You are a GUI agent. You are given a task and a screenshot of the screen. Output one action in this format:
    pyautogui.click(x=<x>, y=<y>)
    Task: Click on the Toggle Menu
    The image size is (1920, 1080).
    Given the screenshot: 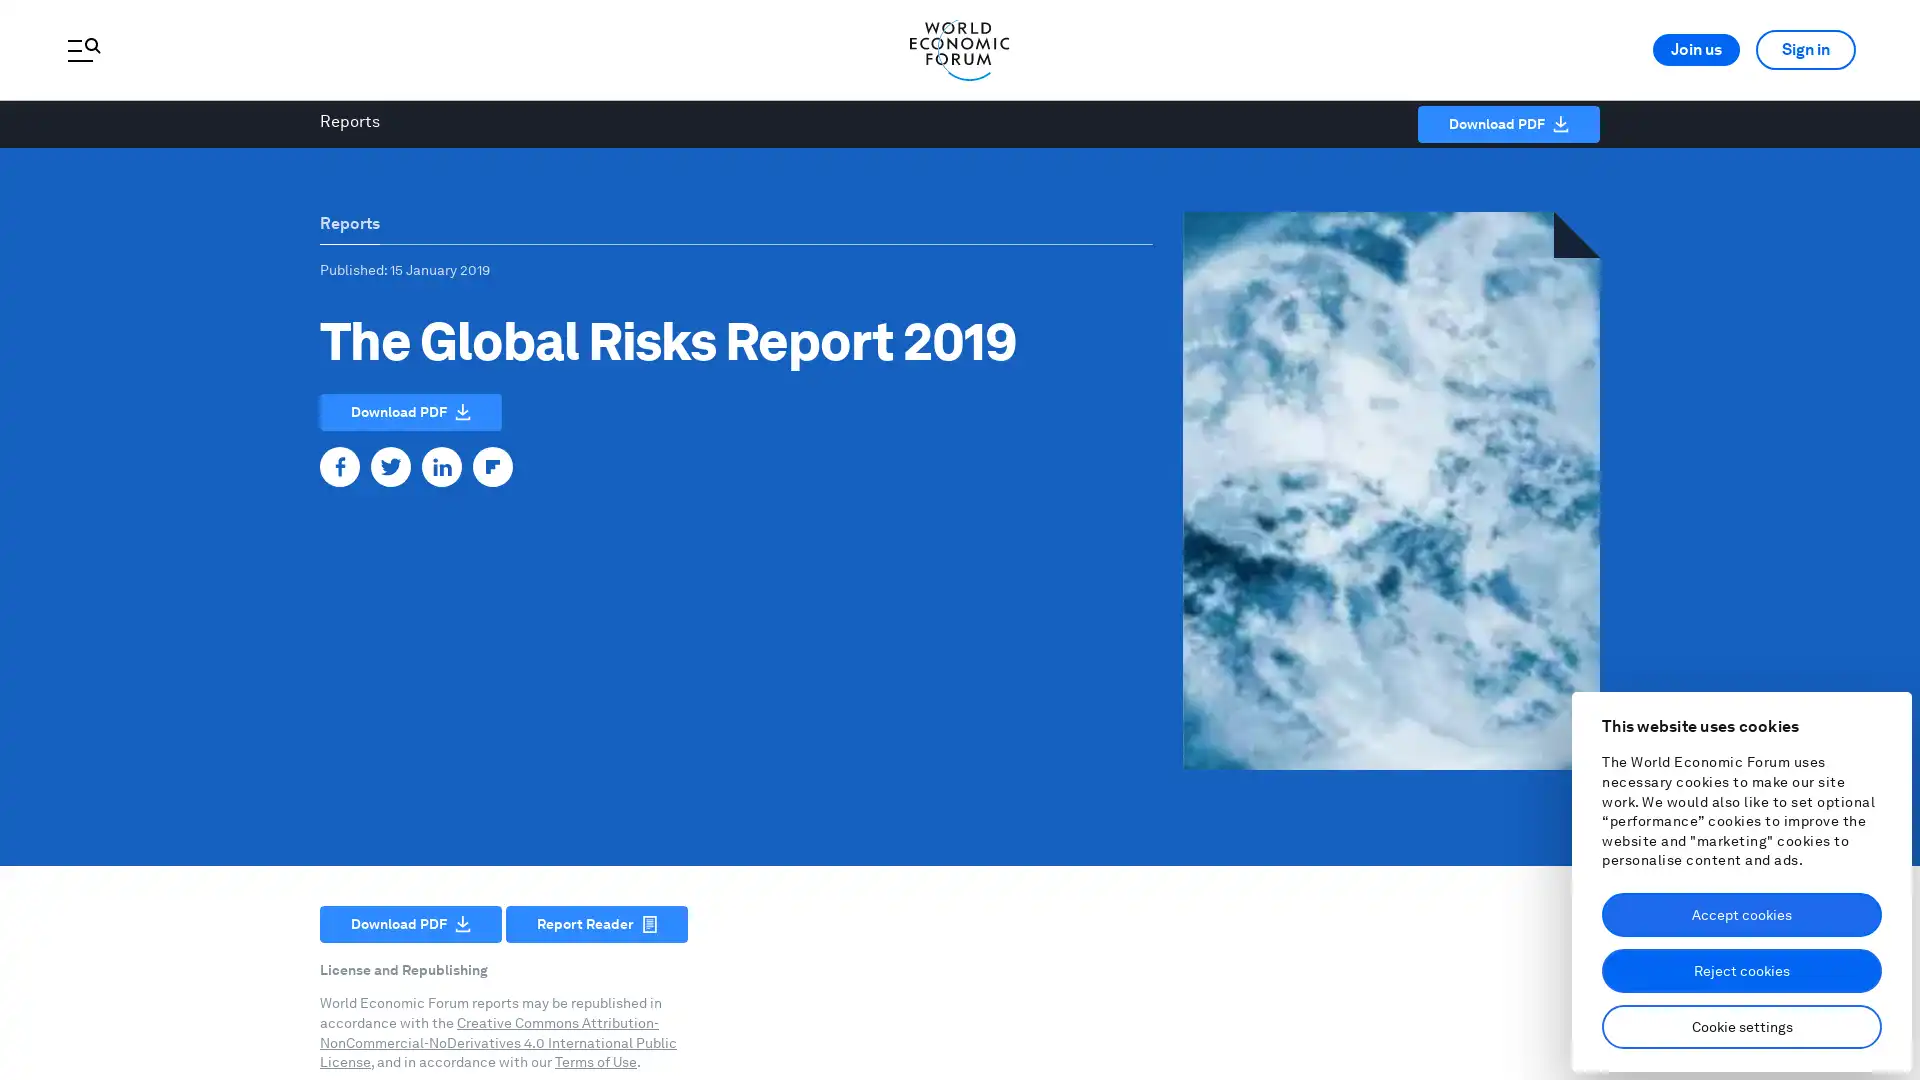 What is the action you would take?
    pyautogui.click(x=82, y=49)
    